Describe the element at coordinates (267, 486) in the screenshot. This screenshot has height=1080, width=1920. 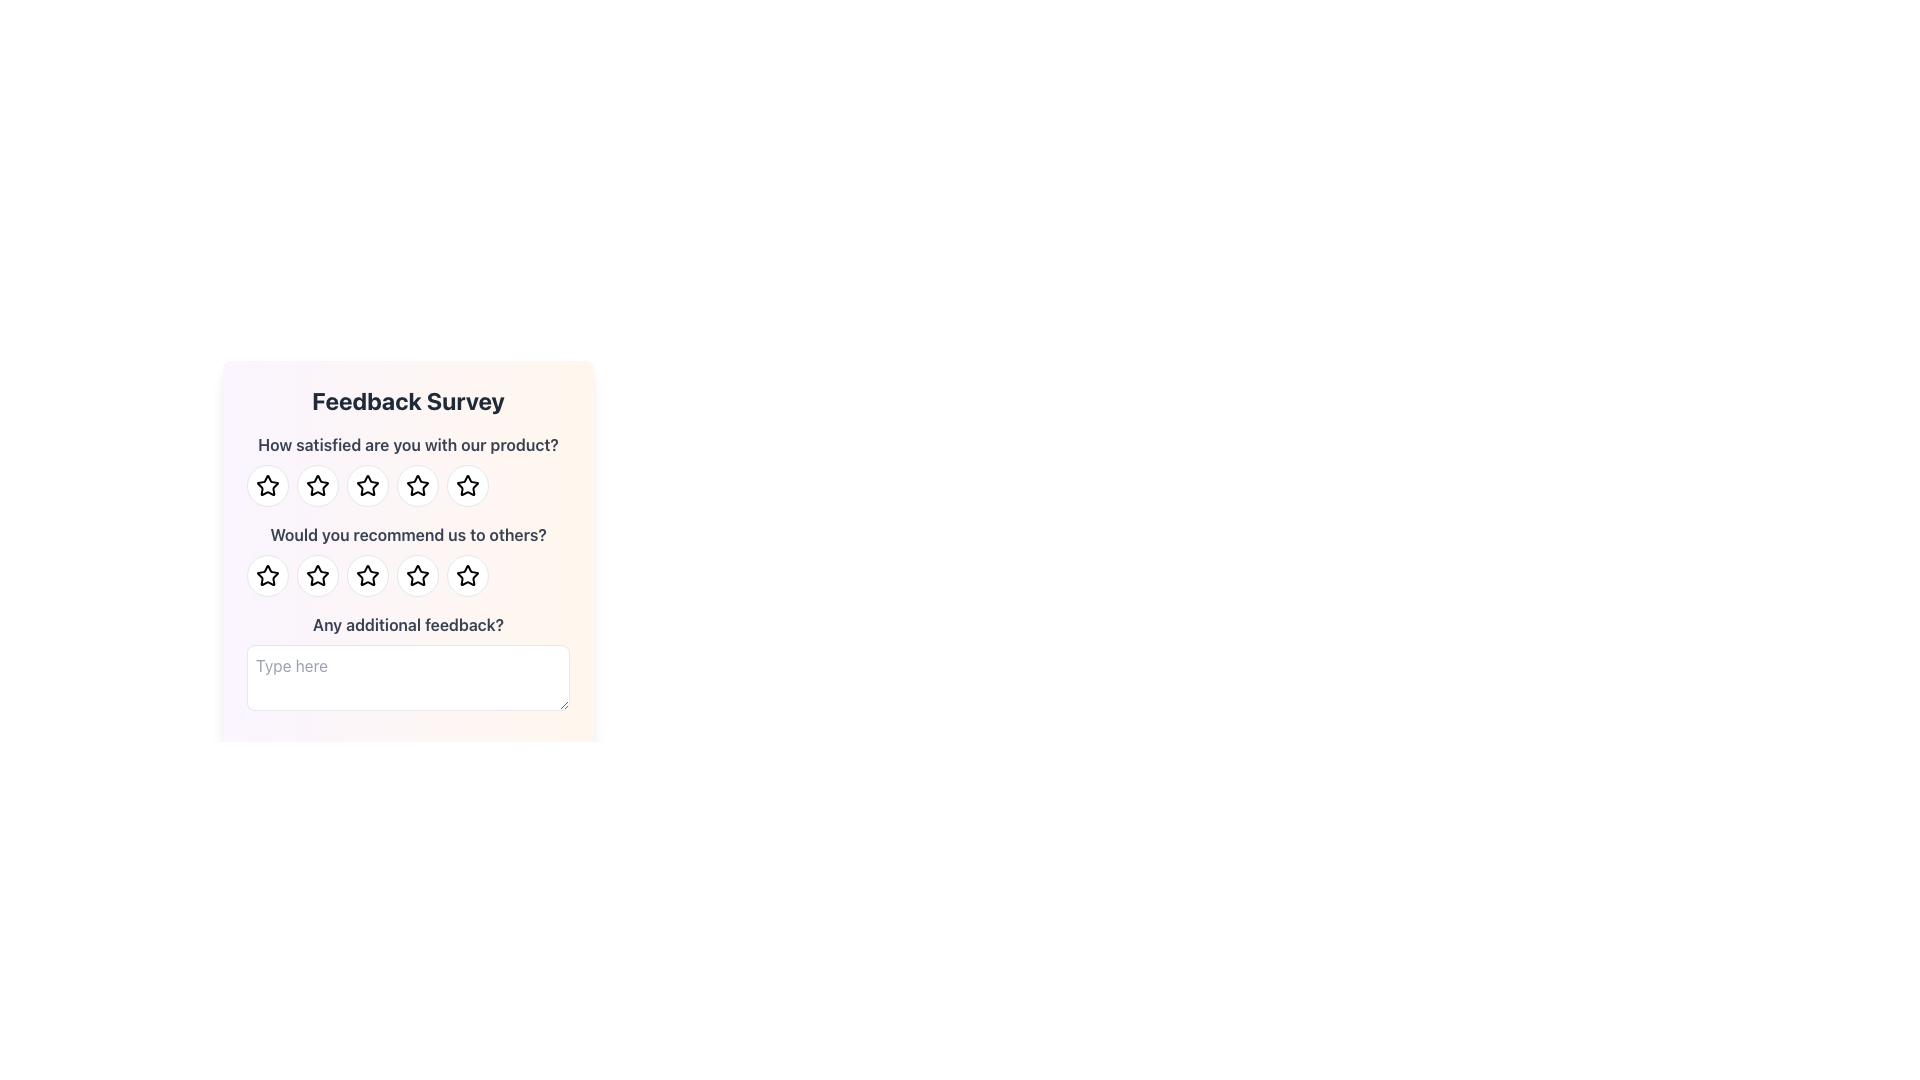
I see `the first star icon in the five-star rating row under the 'How satisfied are you with our product?' section` at that location.